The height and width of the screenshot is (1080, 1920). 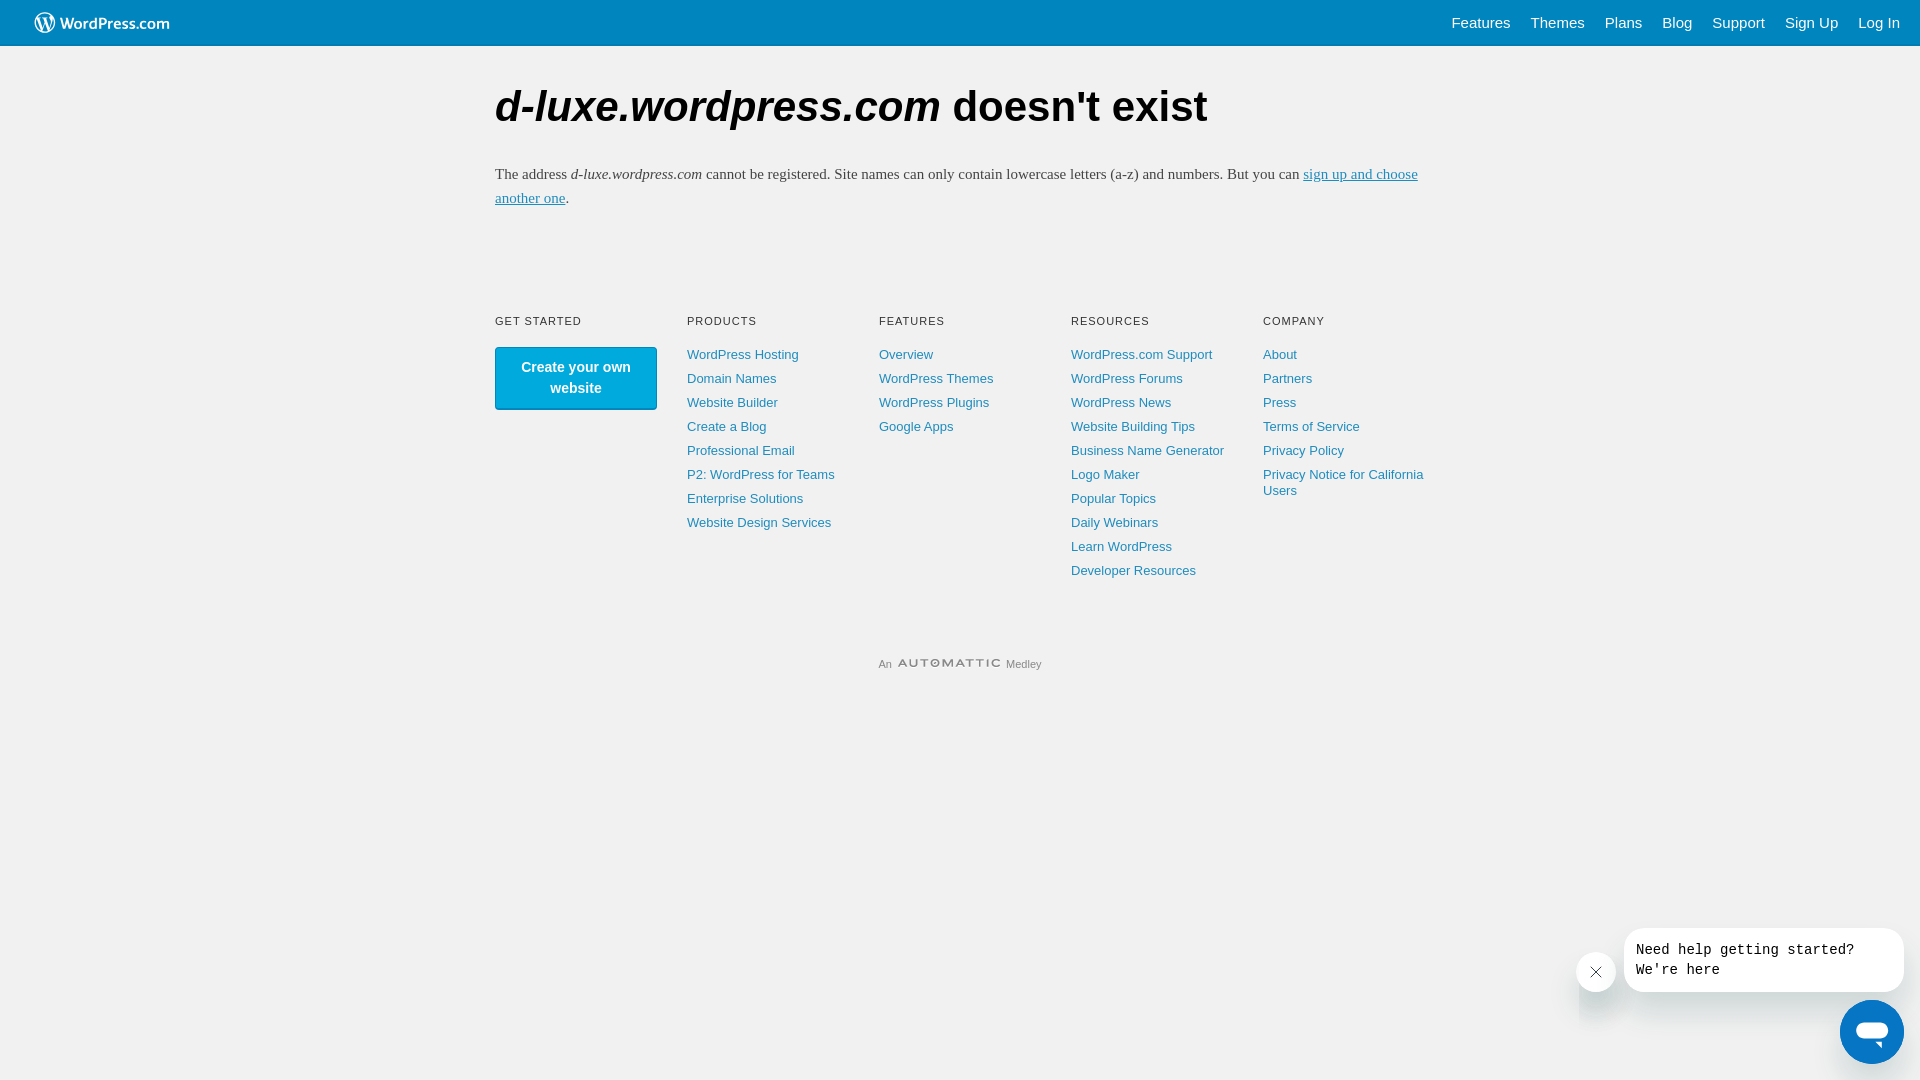 What do you see at coordinates (948, 663) in the screenshot?
I see `'Automattic'` at bounding box center [948, 663].